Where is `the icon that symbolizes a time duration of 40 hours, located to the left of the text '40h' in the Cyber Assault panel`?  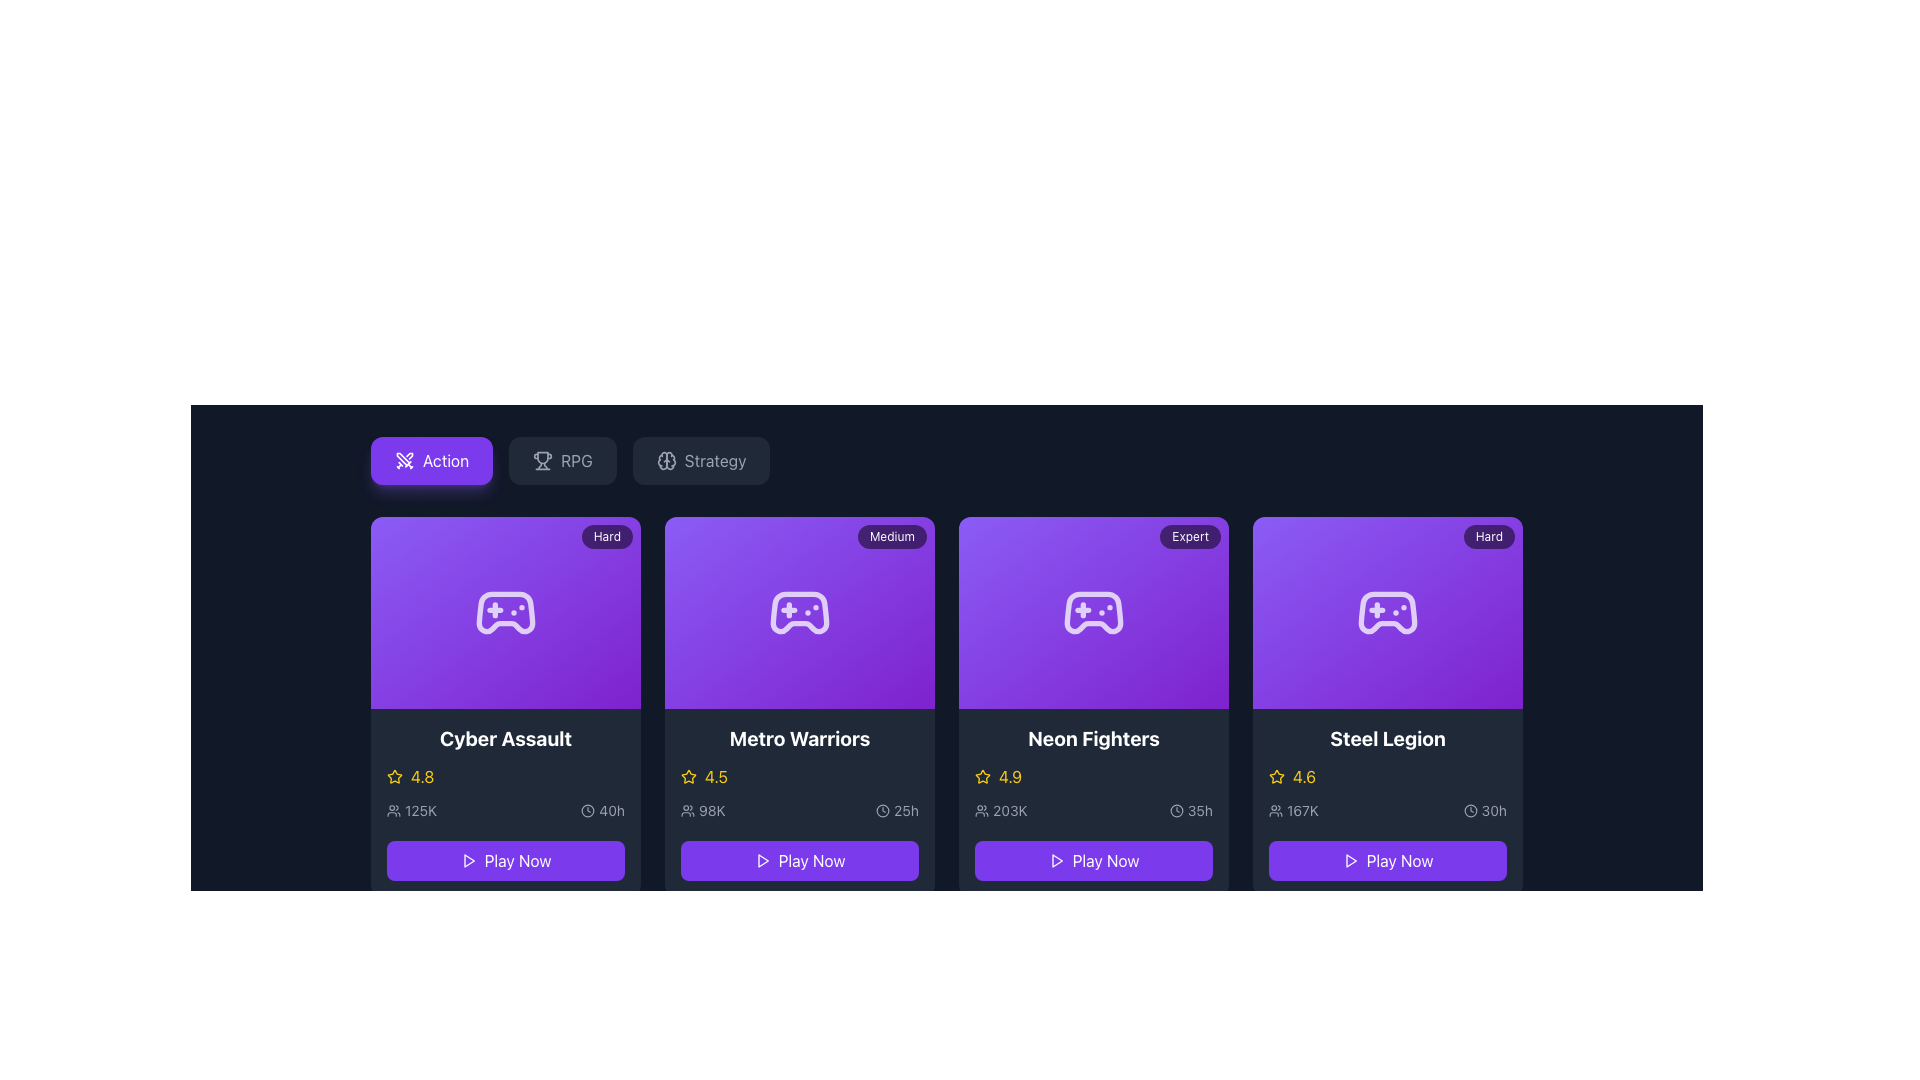 the icon that symbolizes a time duration of 40 hours, located to the left of the text '40h' in the Cyber Assault panel is located at coordinates (587, 810).